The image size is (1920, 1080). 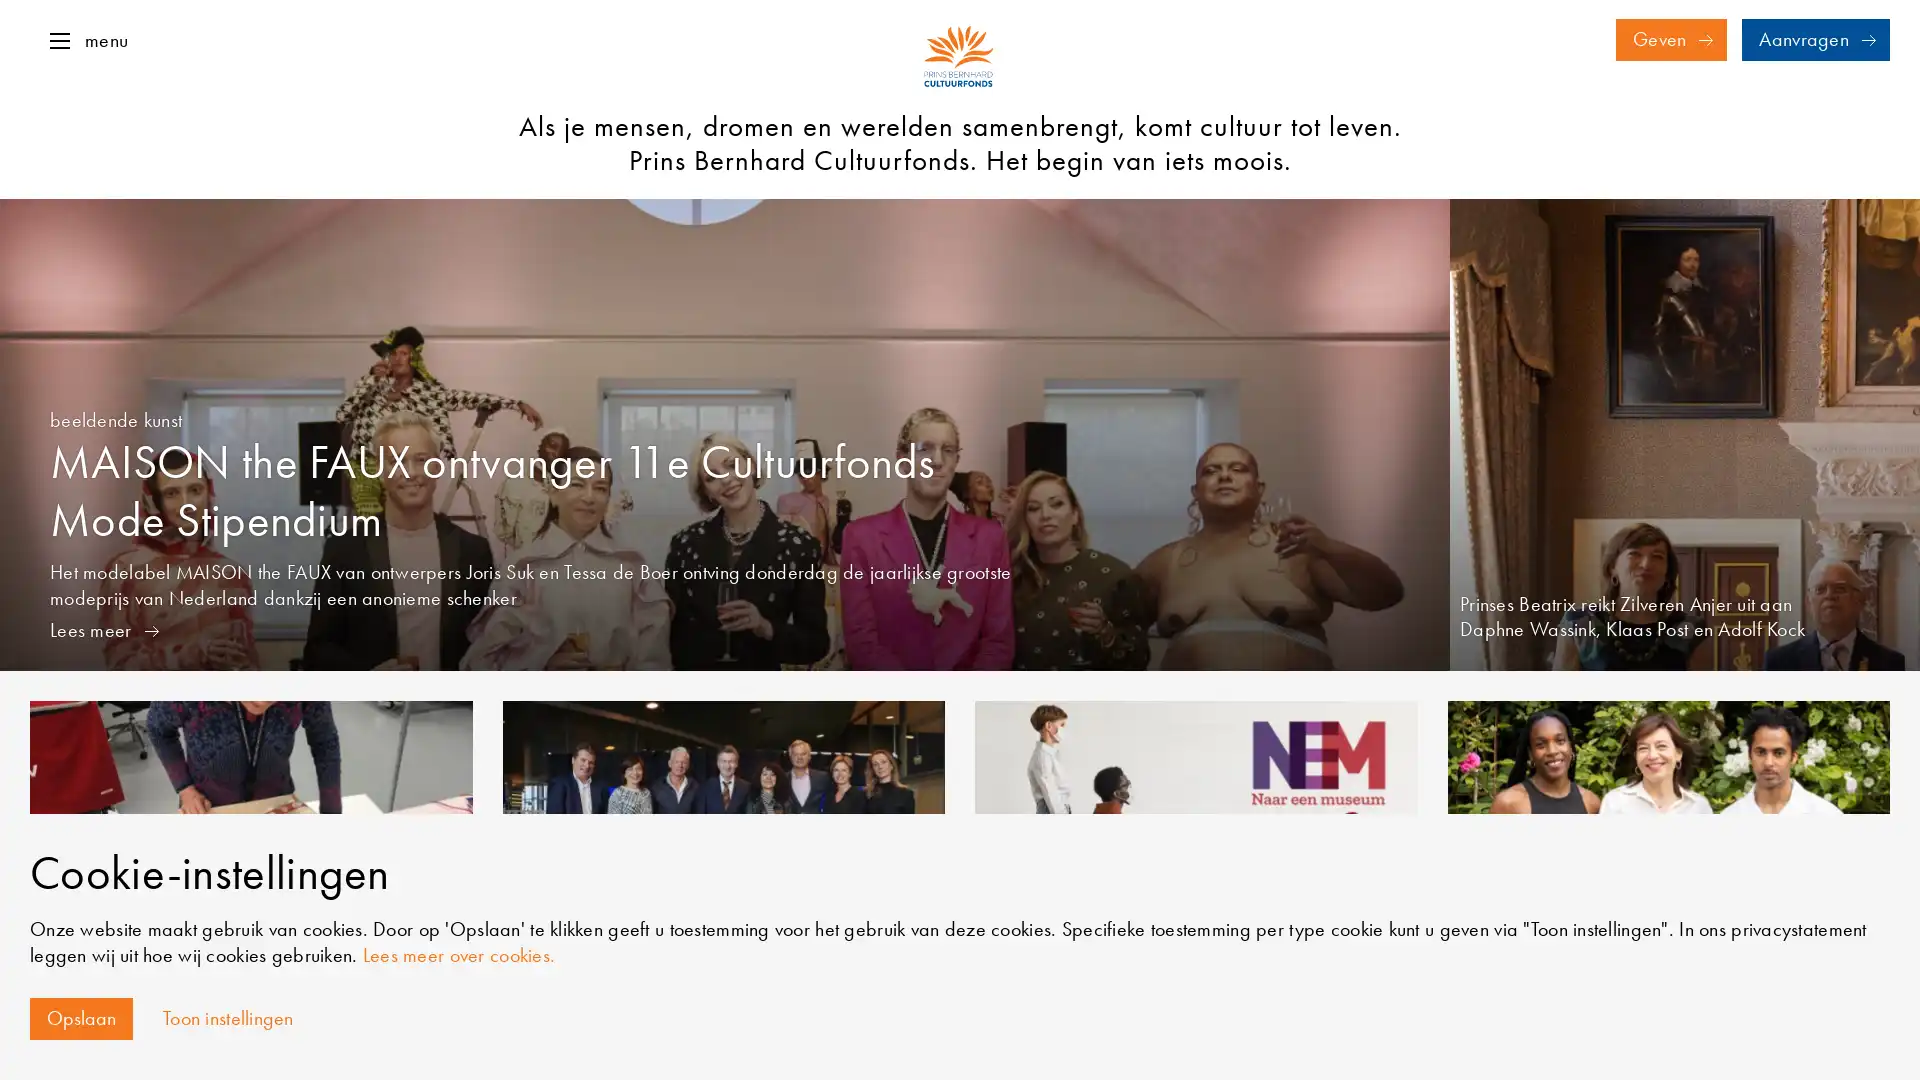 I want to click on Toon instellingen, so click(x=212, y=1018).